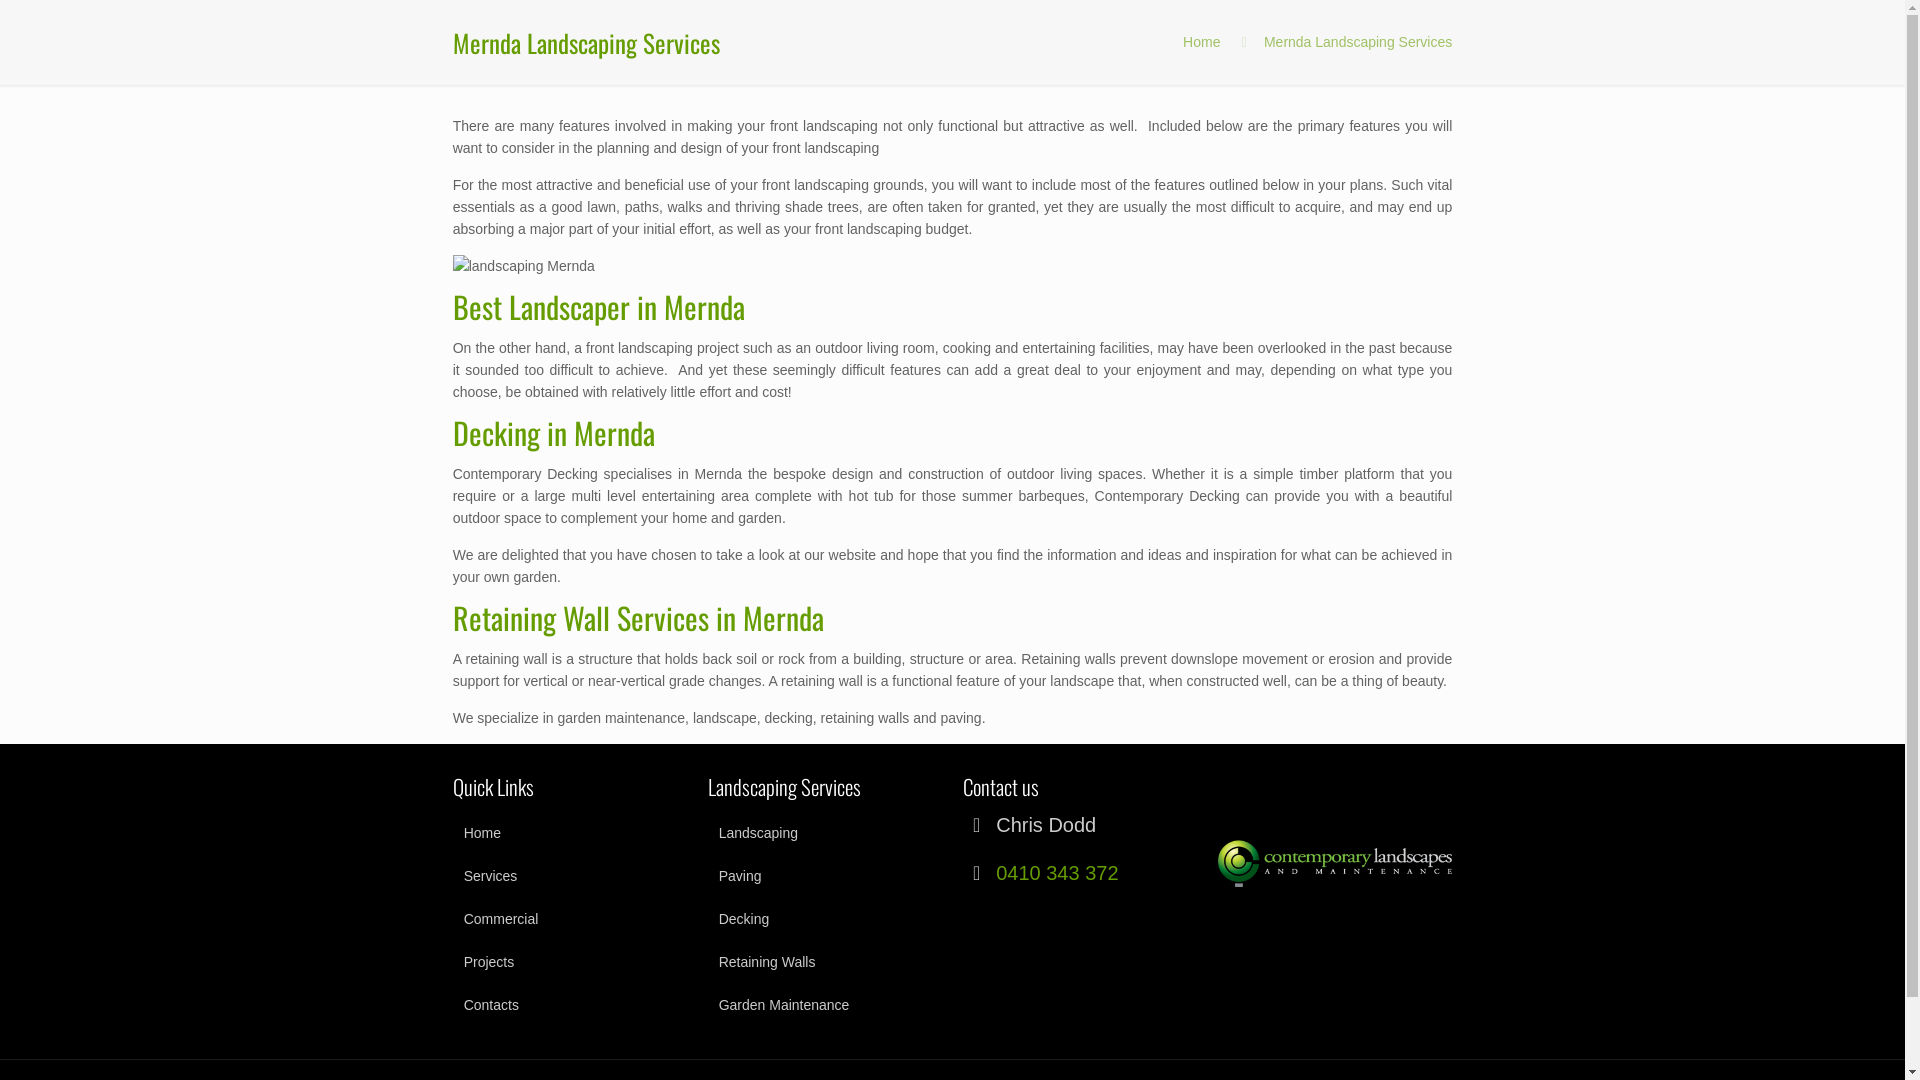 The height and width of the screenshot is (1080, 1920). What do you see at coordinates (1200, 42) in the screenshot?
I see `'Home'` at bounding box center [1200, 42].